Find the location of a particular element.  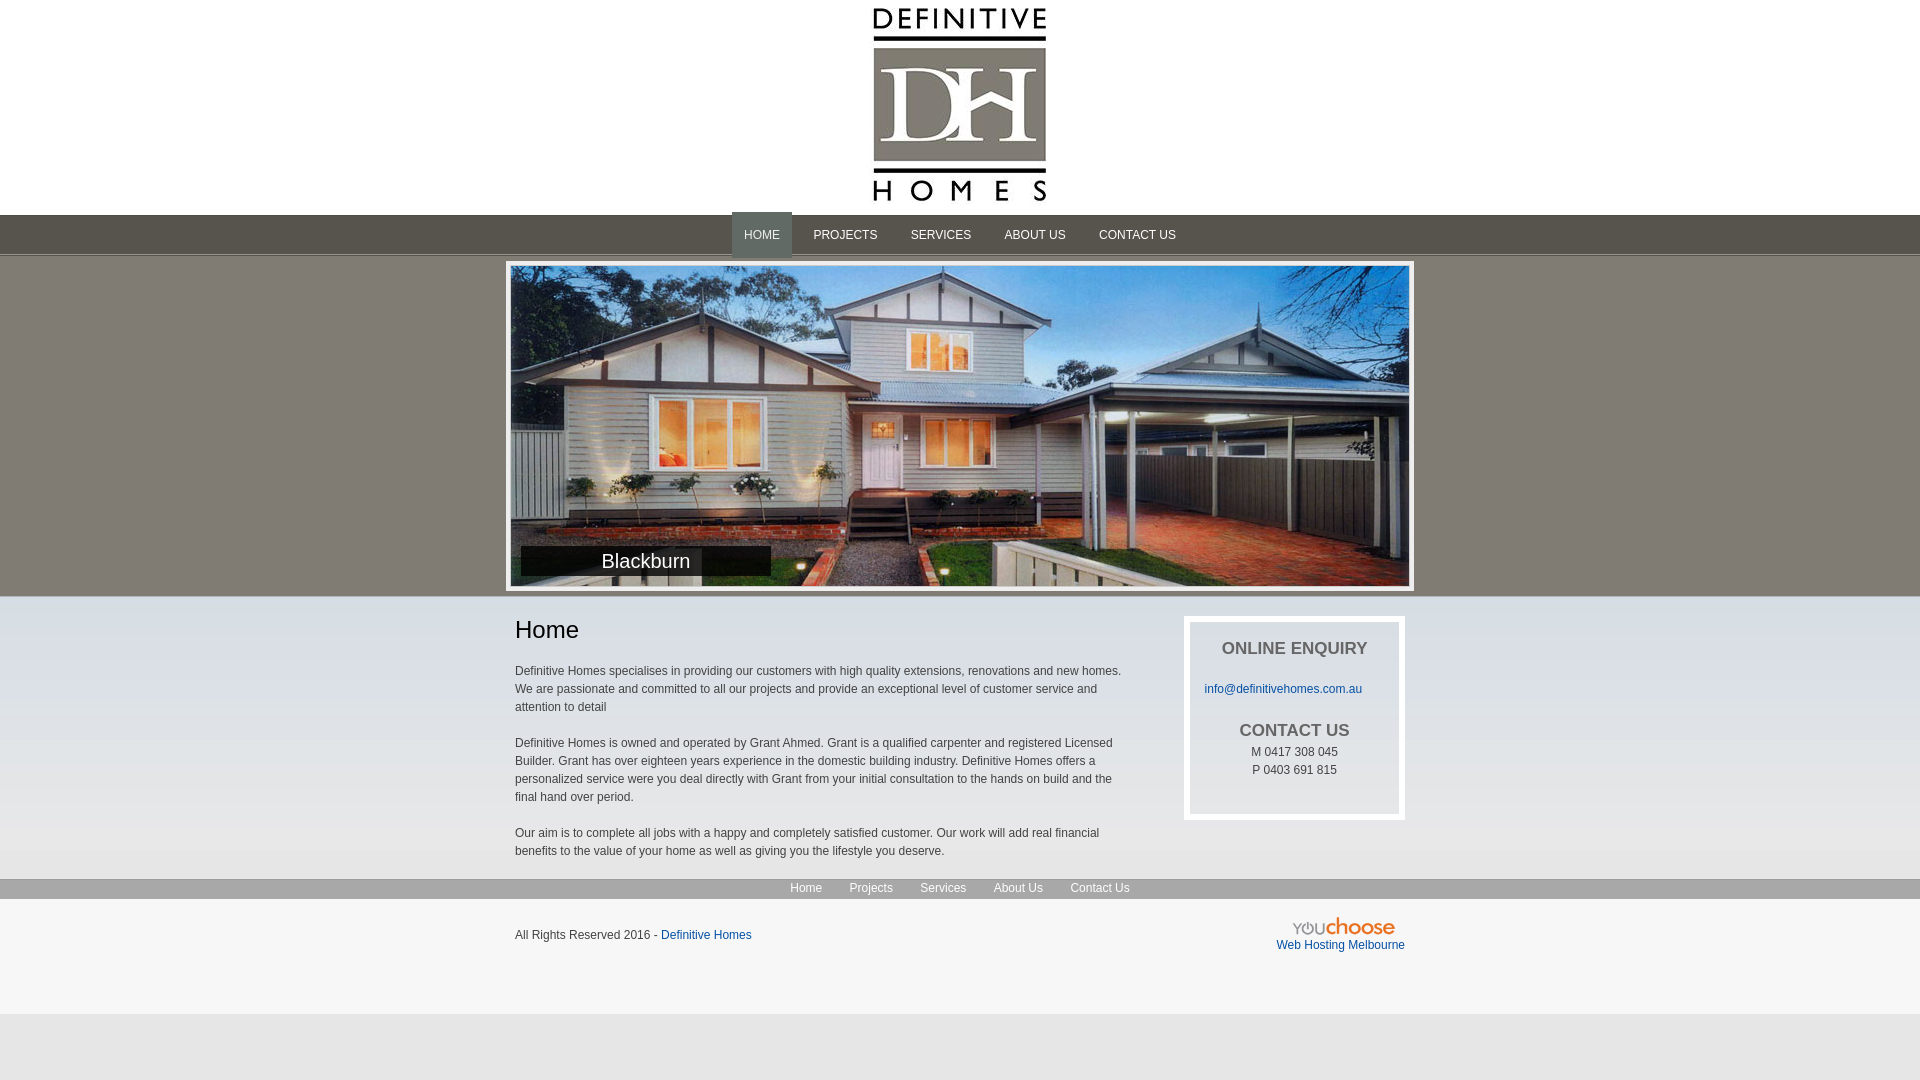

'ABOUT US' is located at coordinates (1035, 234).